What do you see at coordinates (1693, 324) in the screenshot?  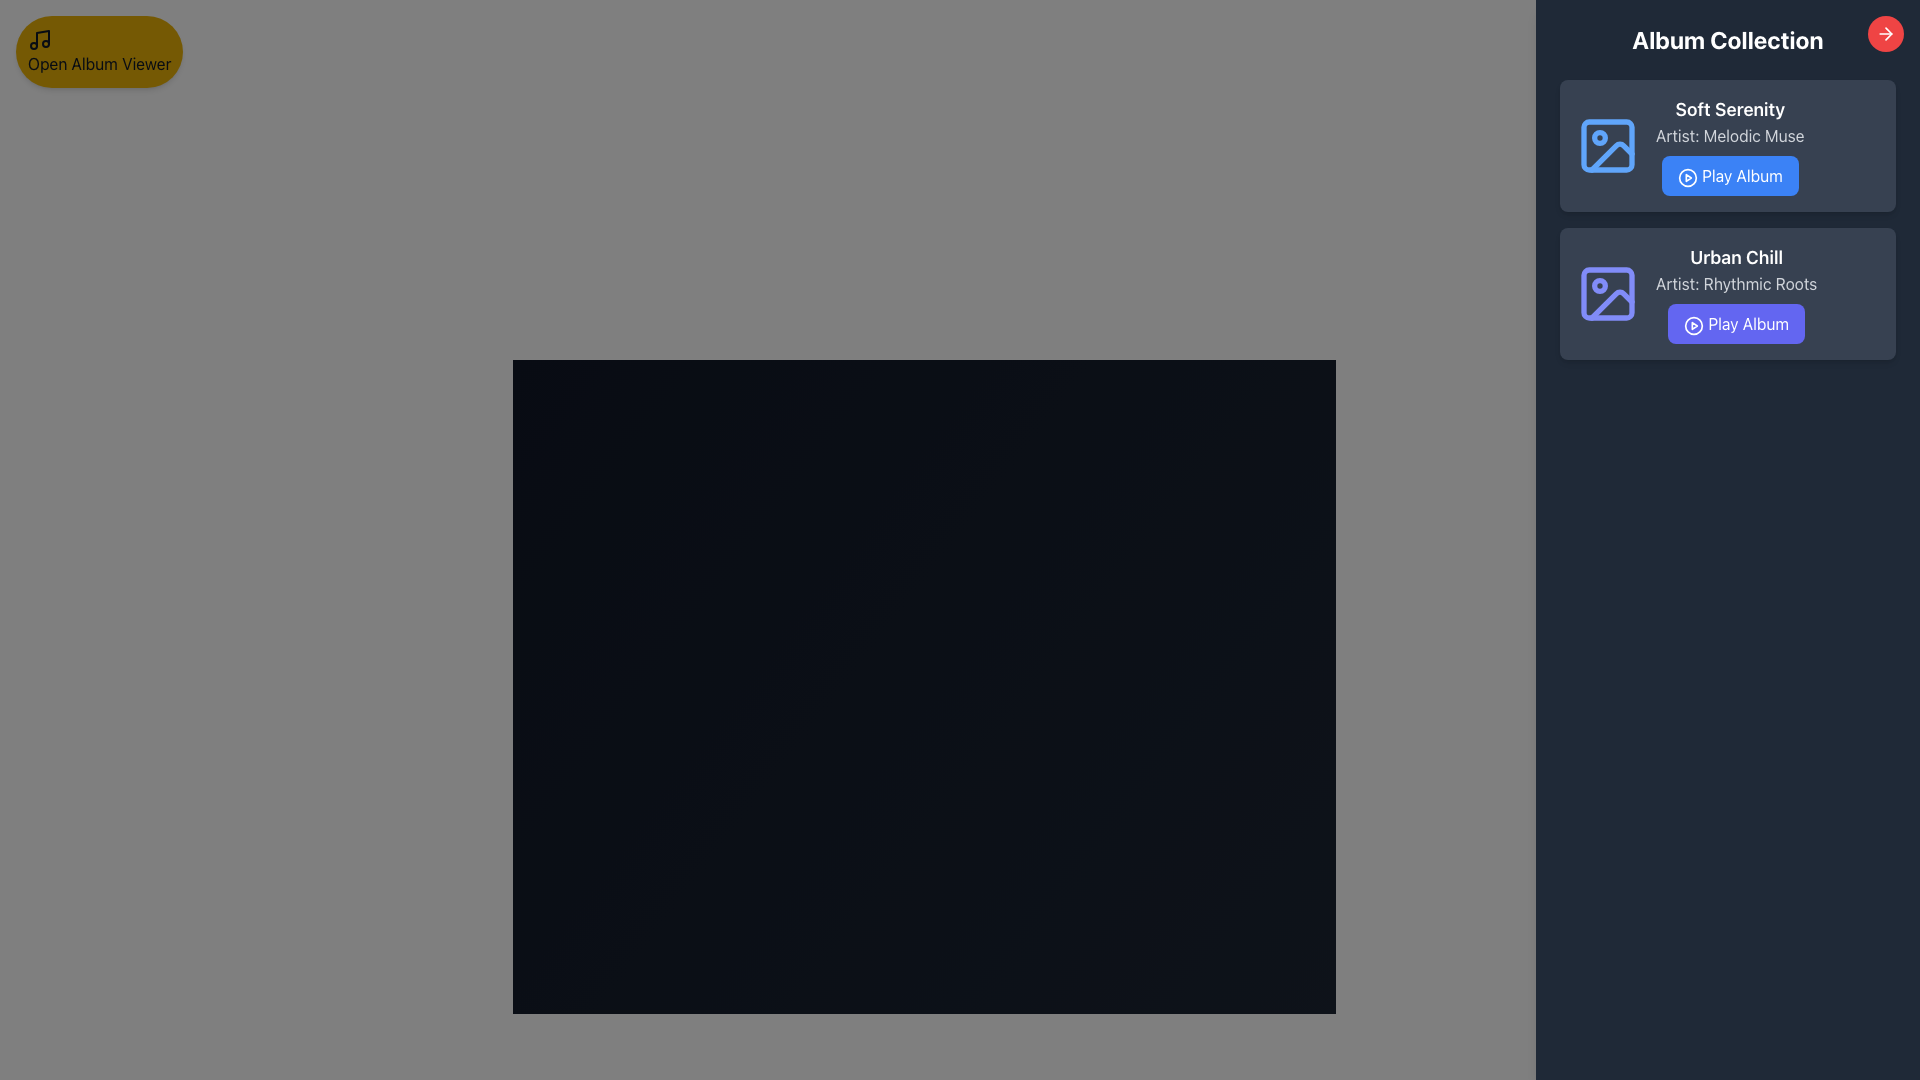 I see `the SVG-based play icon within the 'Play Album' button for the album 'Urban Chill' located on the second album card` at bounding box center [1693, 324].